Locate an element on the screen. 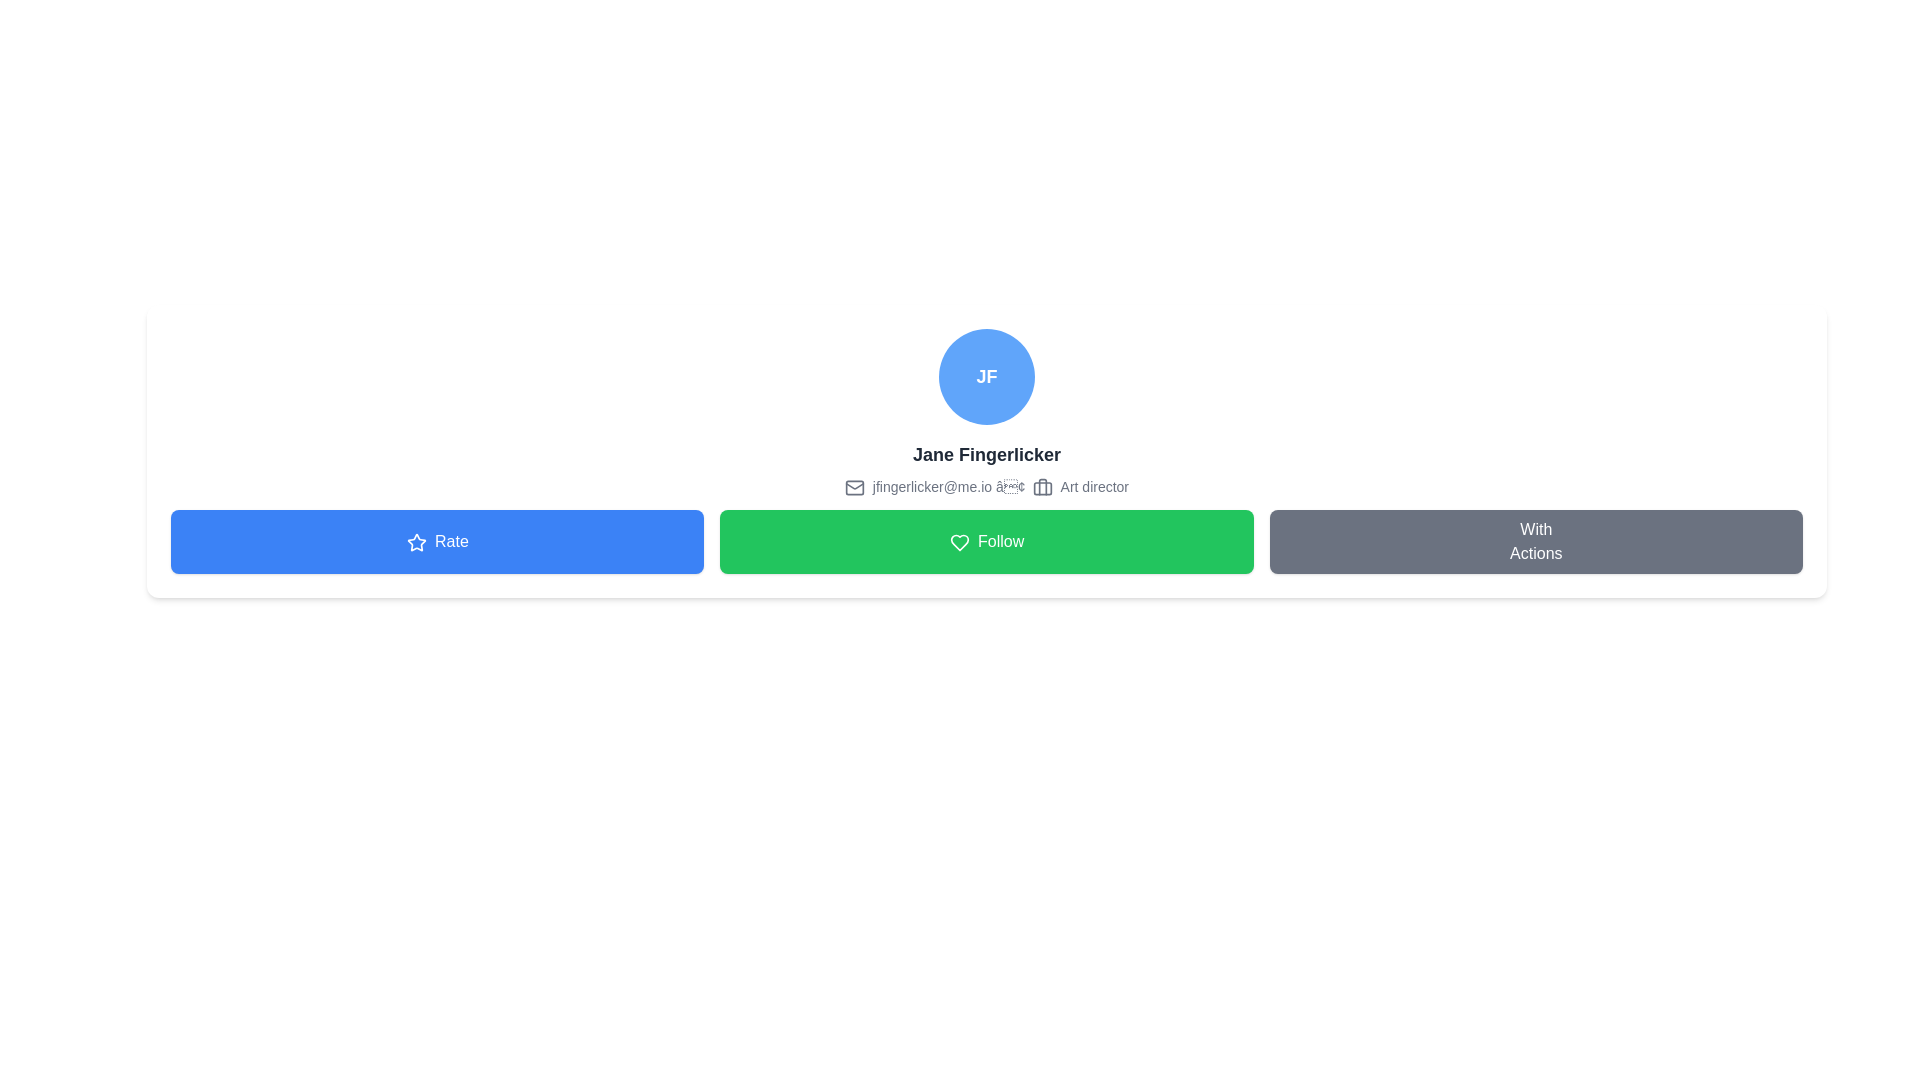 This screenshot has width=1920, height=1080. the Text with inline icons that provides secondary information about the individual, including their email address and job title, positioned below 'Jane Fingerlicker' and above the action buttons is located at coordinates (987, 486).